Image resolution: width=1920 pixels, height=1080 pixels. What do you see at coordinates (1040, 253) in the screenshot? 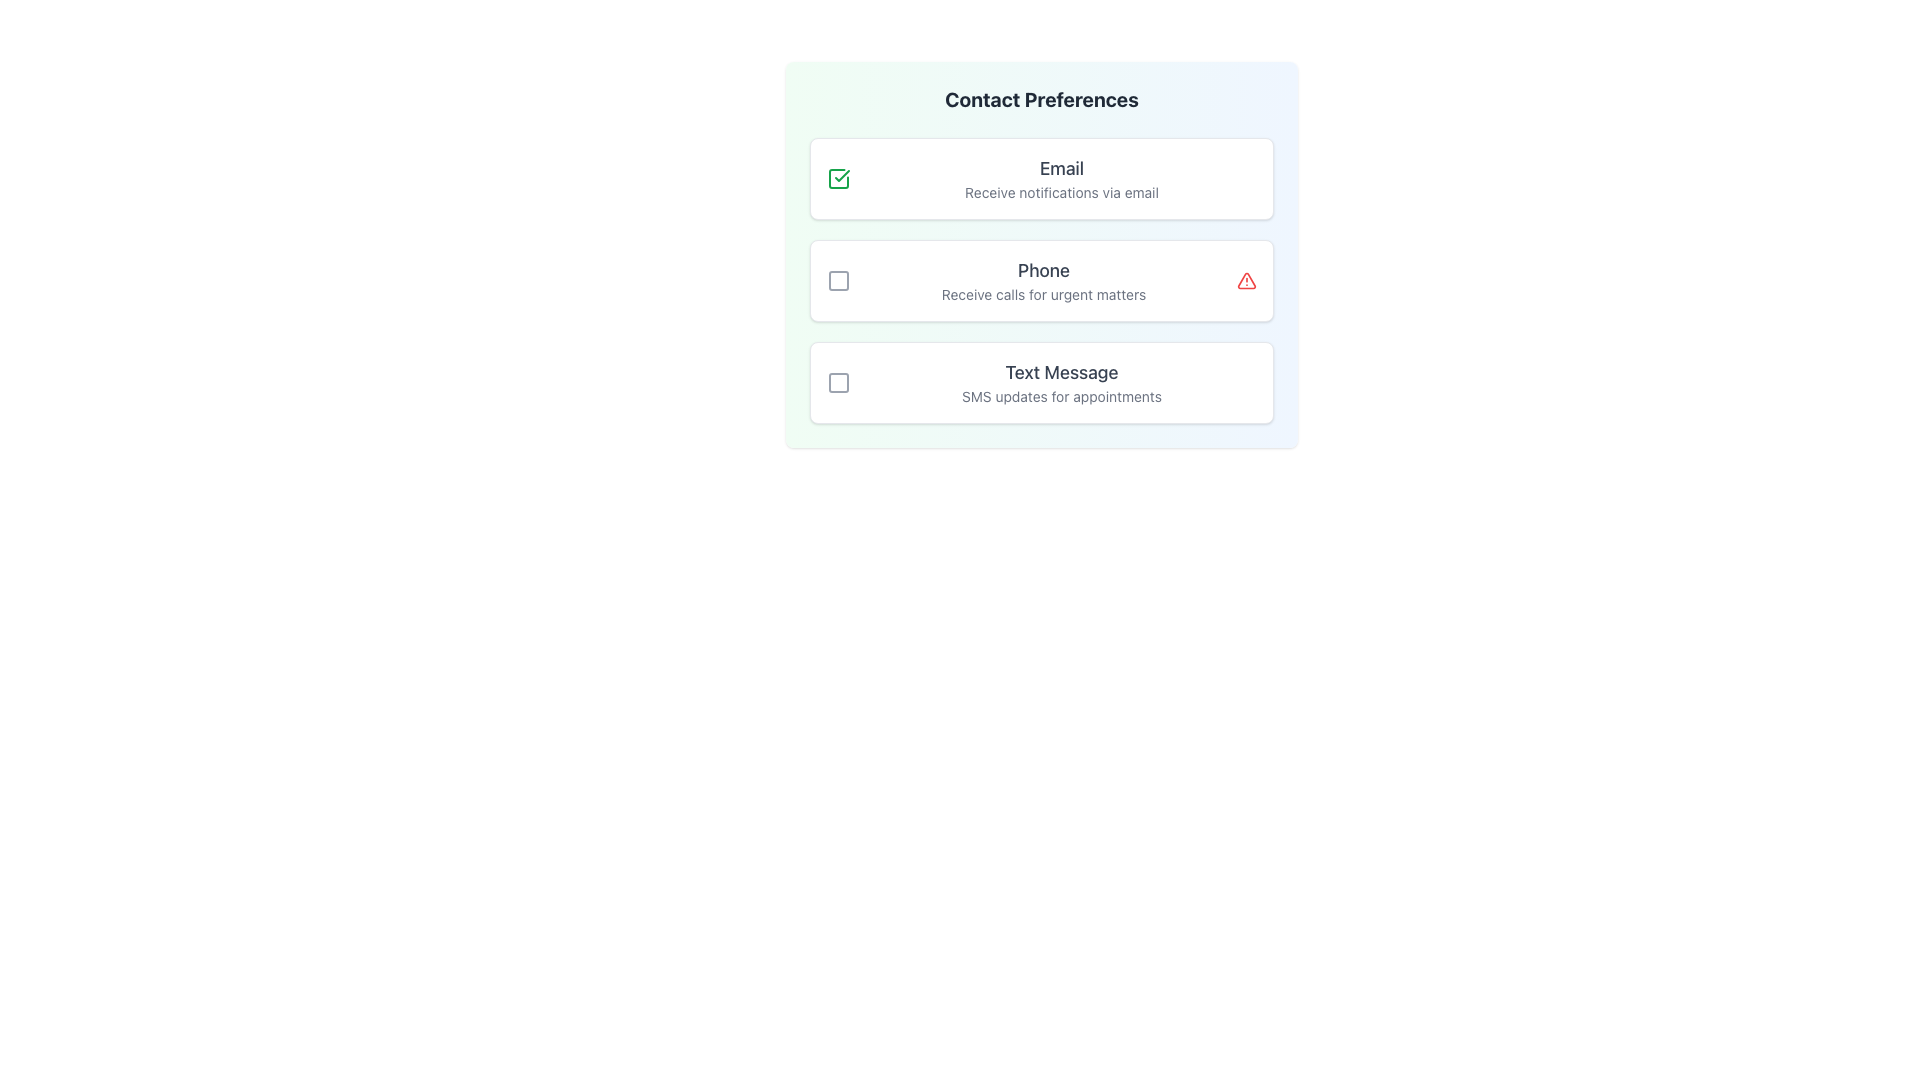
I see `the checkbox for 'Phone' in the contact preferences widget` at bounding box center [1040, 253].